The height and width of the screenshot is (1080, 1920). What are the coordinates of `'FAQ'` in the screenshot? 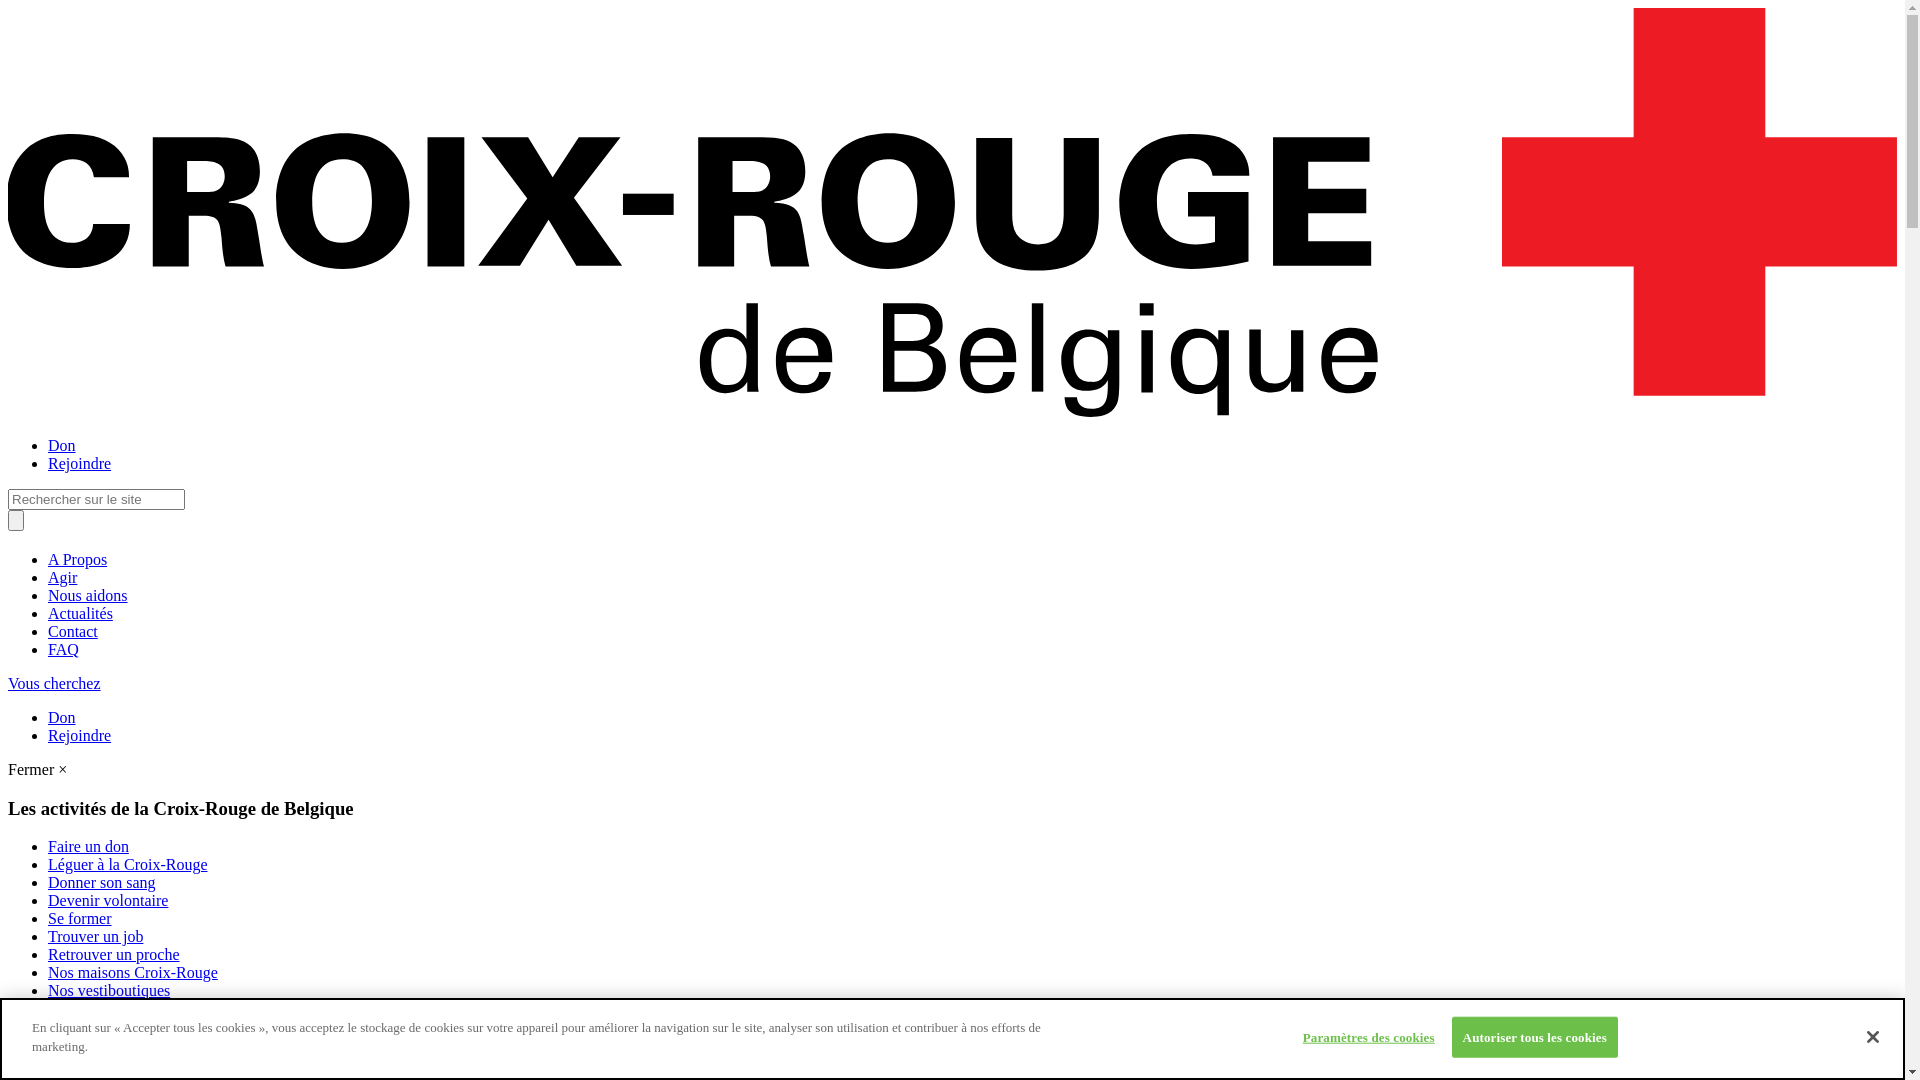 It's located at (63, 649).